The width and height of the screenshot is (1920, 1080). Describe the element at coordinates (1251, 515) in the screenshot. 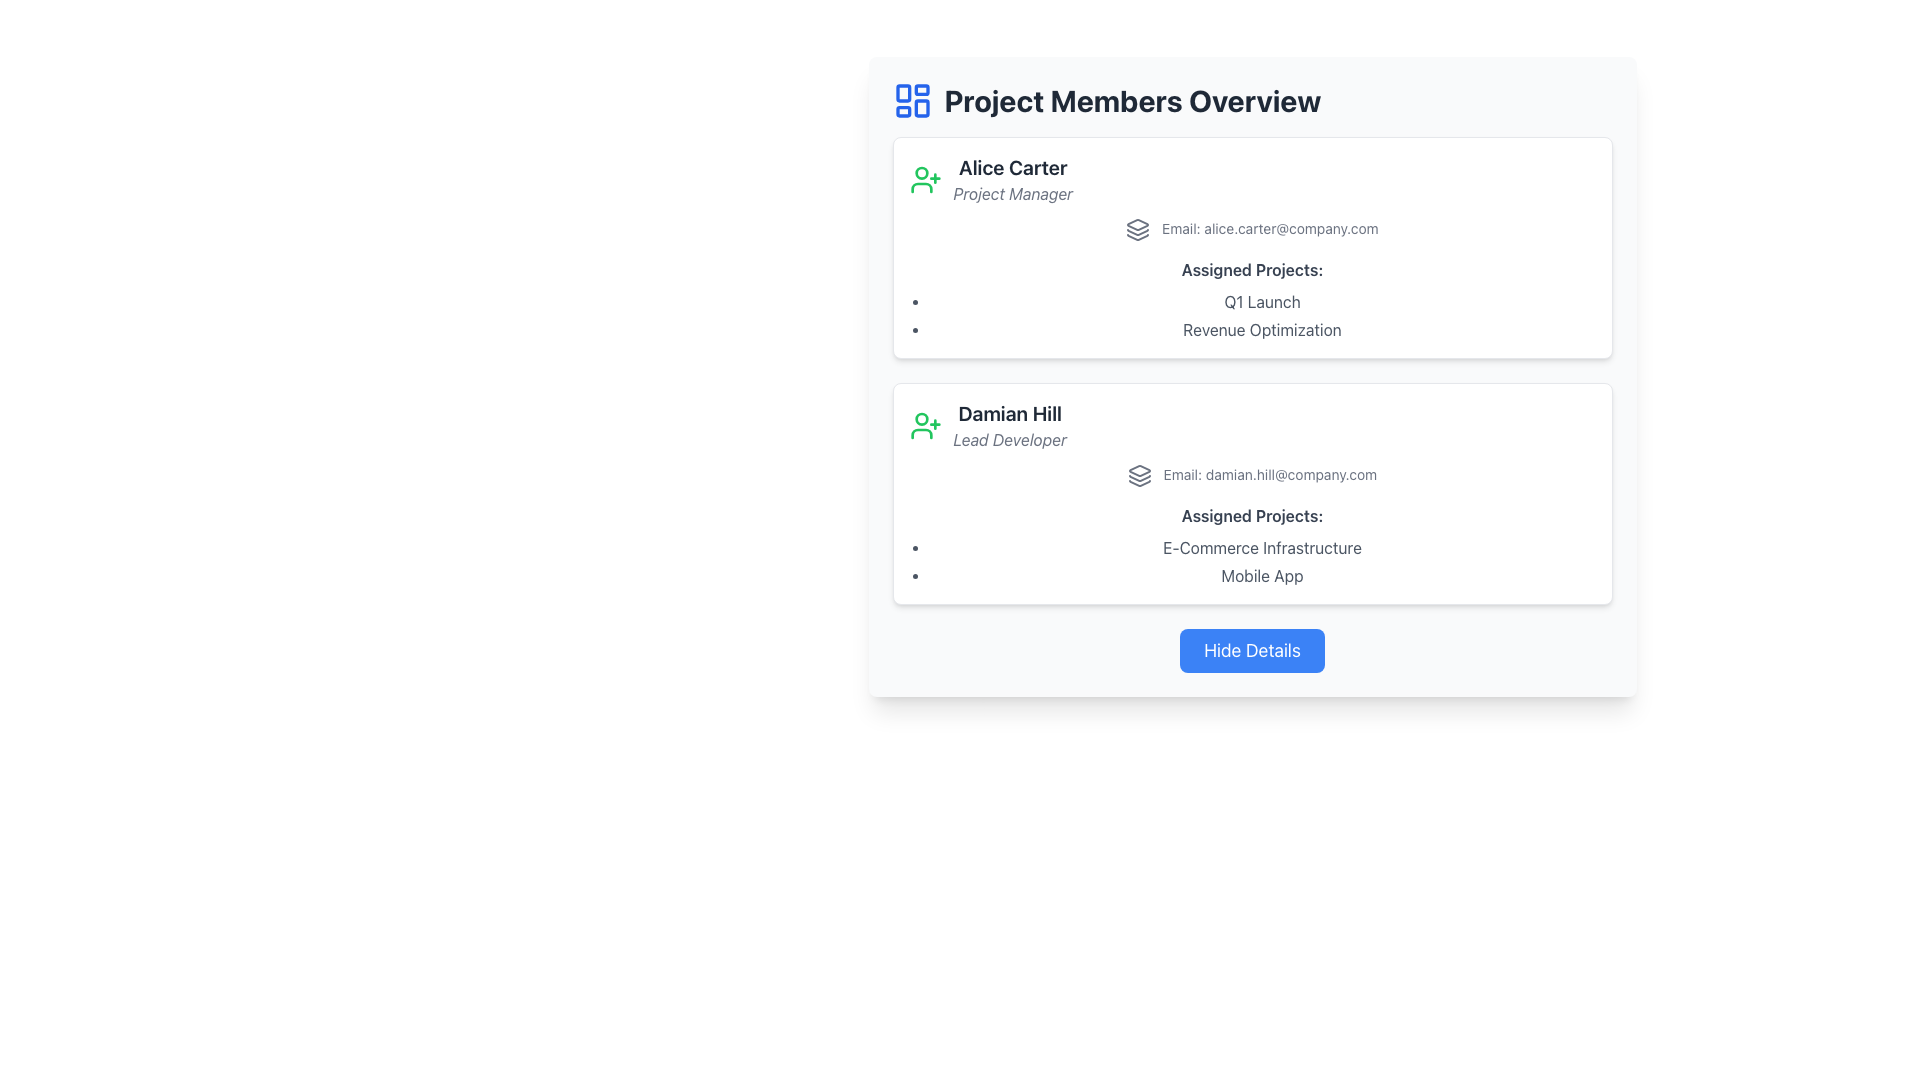

I see `text label that describes the list of assigned projects, located under the header 'Damian Hill' and above the bulleted list` at that location.